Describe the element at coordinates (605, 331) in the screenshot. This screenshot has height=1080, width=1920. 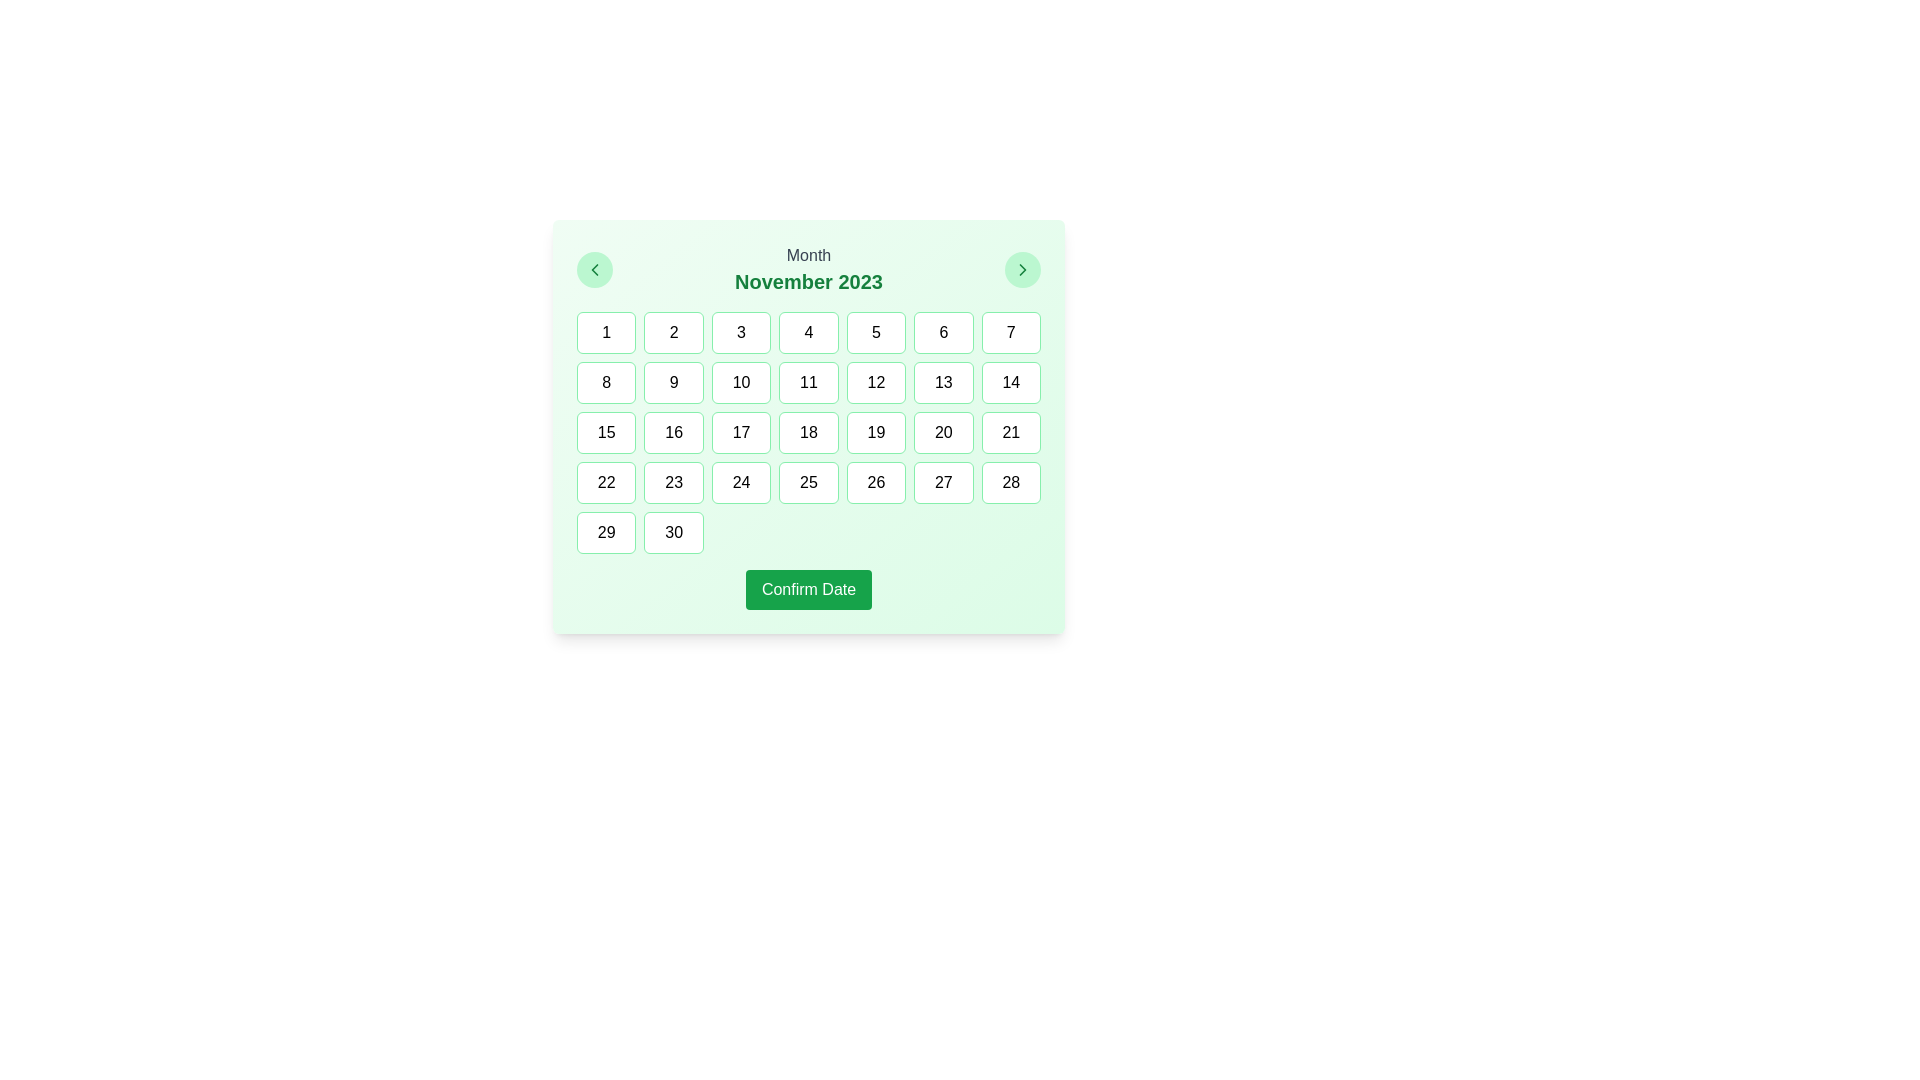
I see `the button that allows the user to select the first day of November 2023 in the calendar interface` at that location.